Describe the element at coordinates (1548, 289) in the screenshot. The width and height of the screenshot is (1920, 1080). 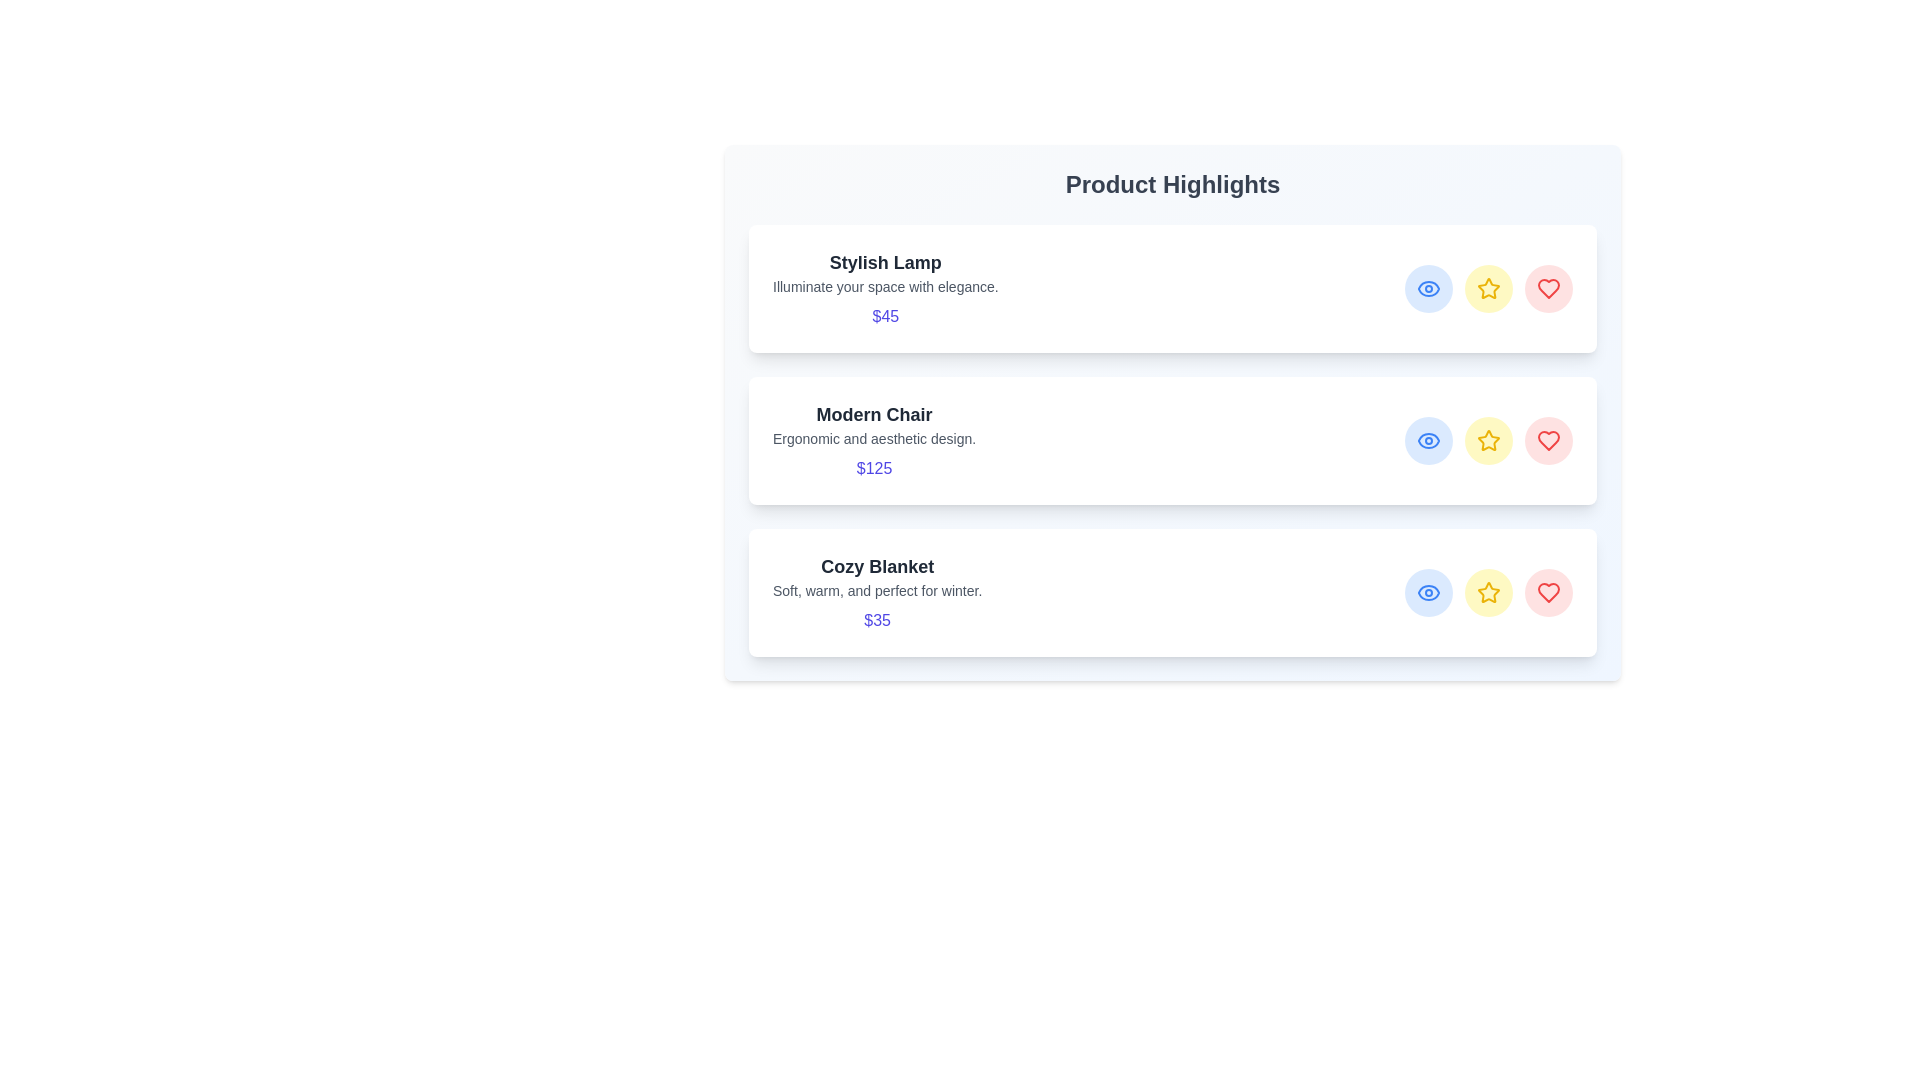
I see `the like button for the Stylish Lamp product` at that location.